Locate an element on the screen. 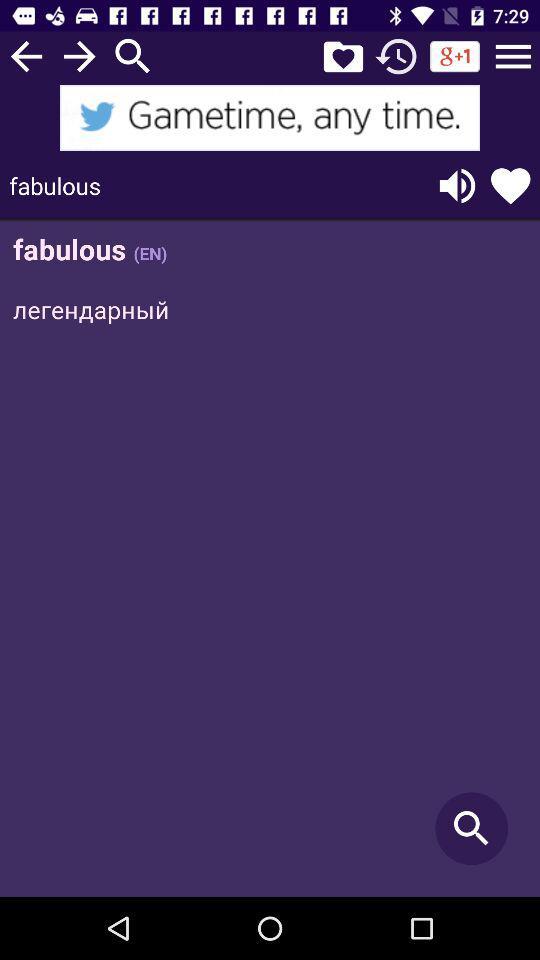 The height and width of the screenshot is (960, 540). a pulldown menu is located at coordinates (513, 55).